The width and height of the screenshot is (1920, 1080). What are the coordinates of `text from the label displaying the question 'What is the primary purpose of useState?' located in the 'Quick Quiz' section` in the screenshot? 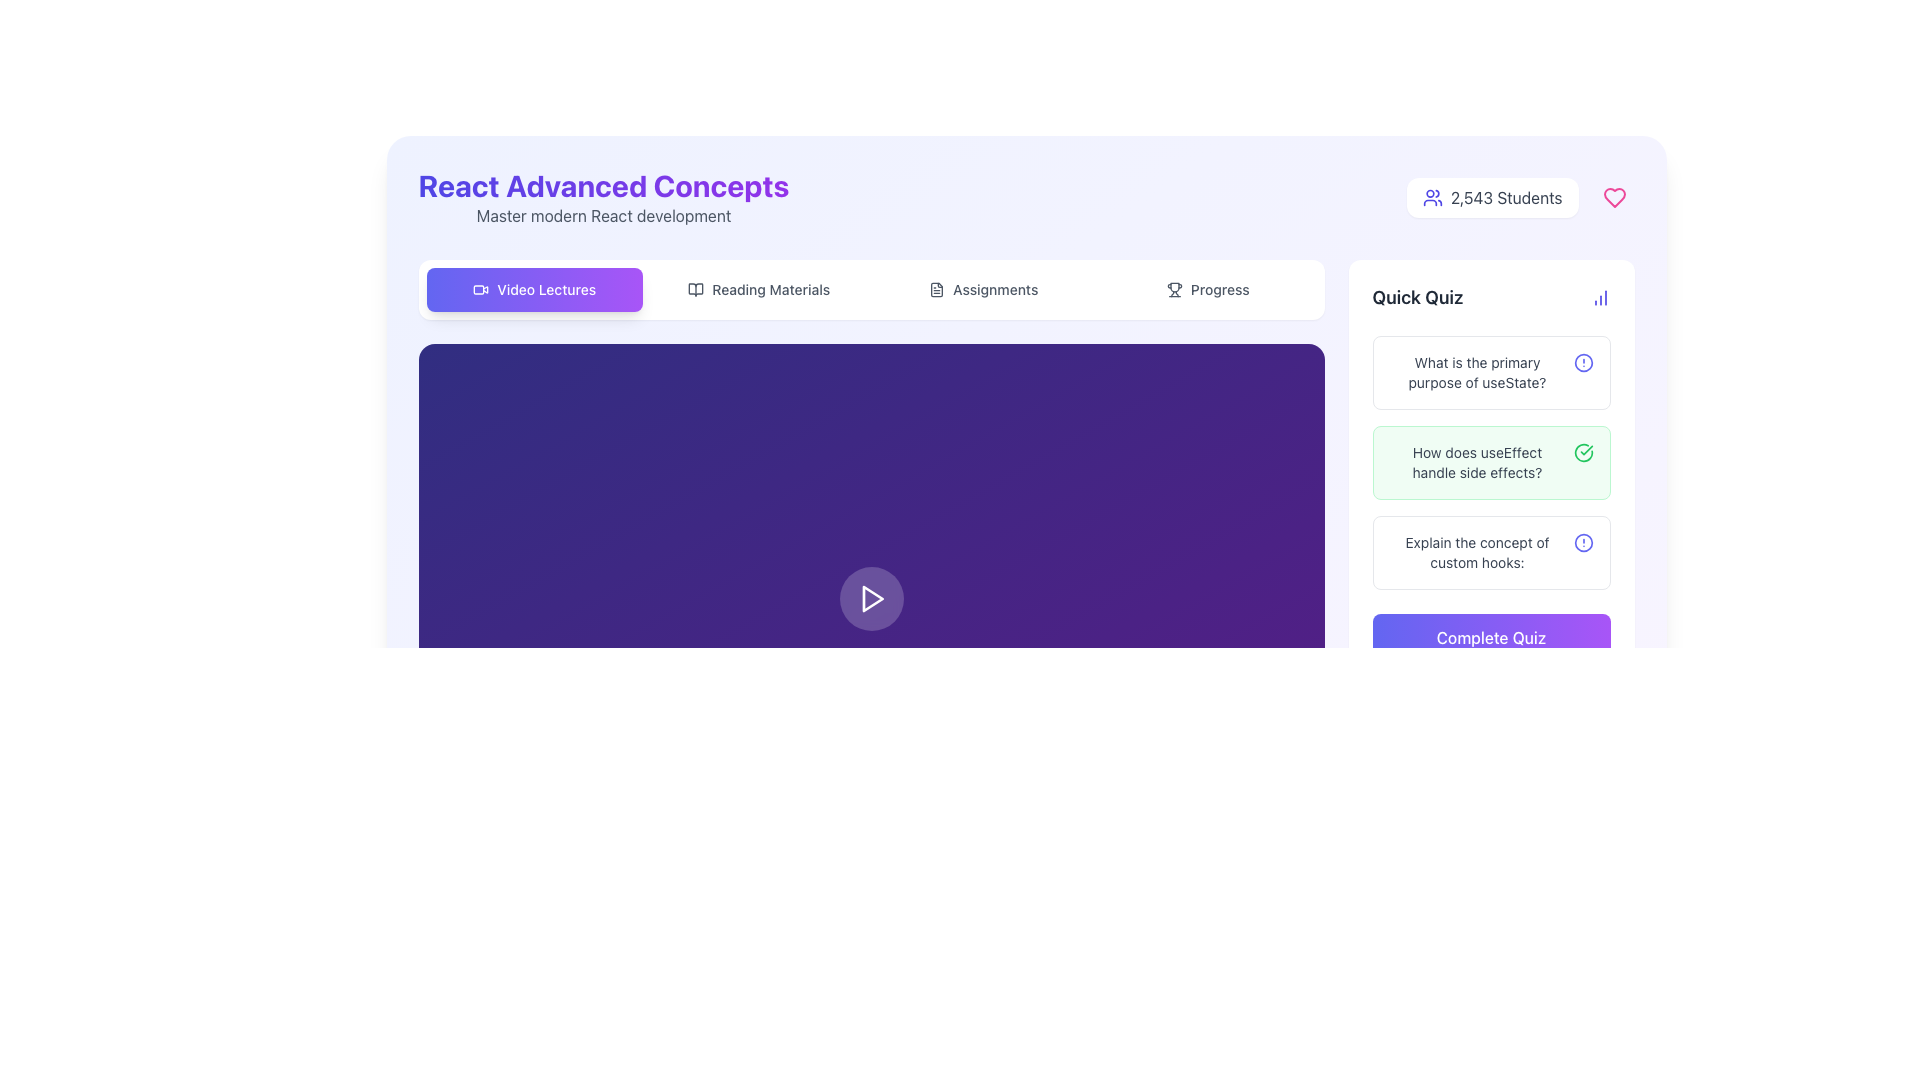 It's located at (1477, 373).